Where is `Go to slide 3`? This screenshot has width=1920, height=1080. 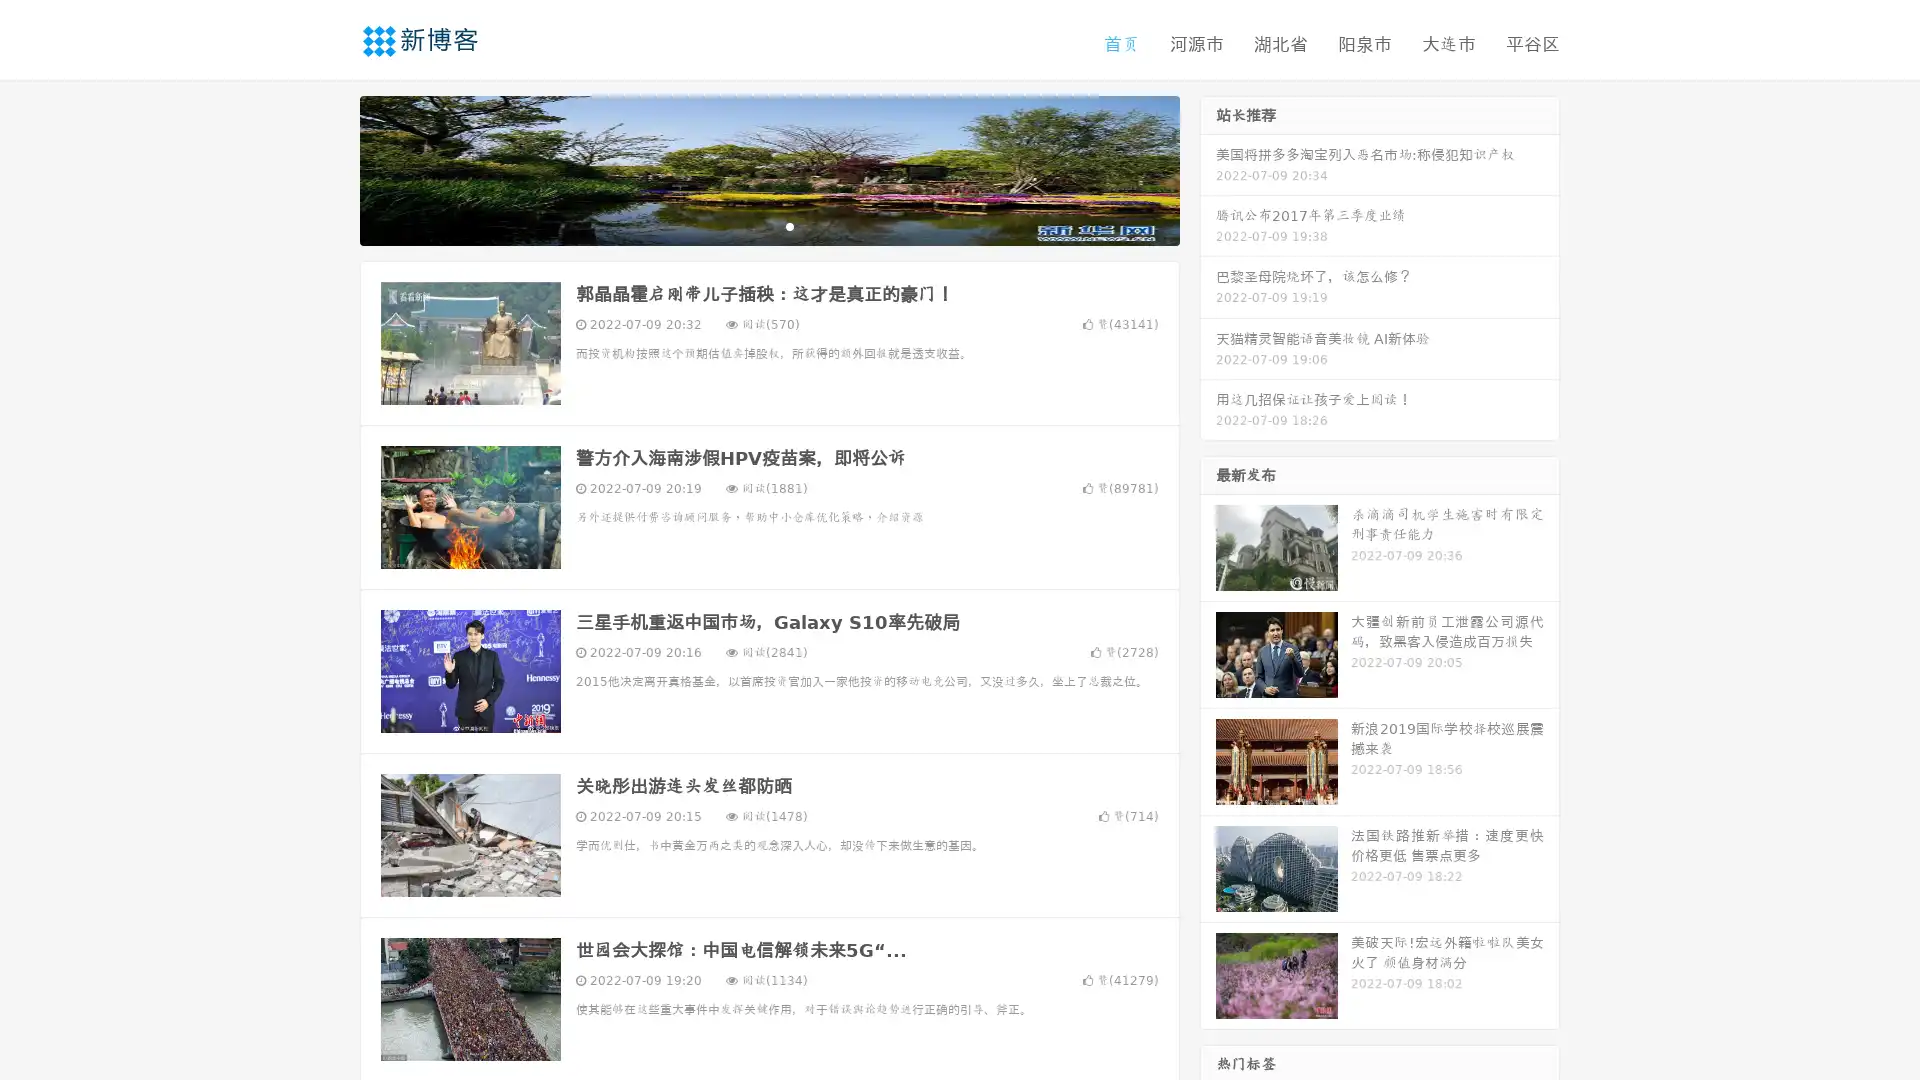
Go to slide 3 is located at coordinates (789, 225).